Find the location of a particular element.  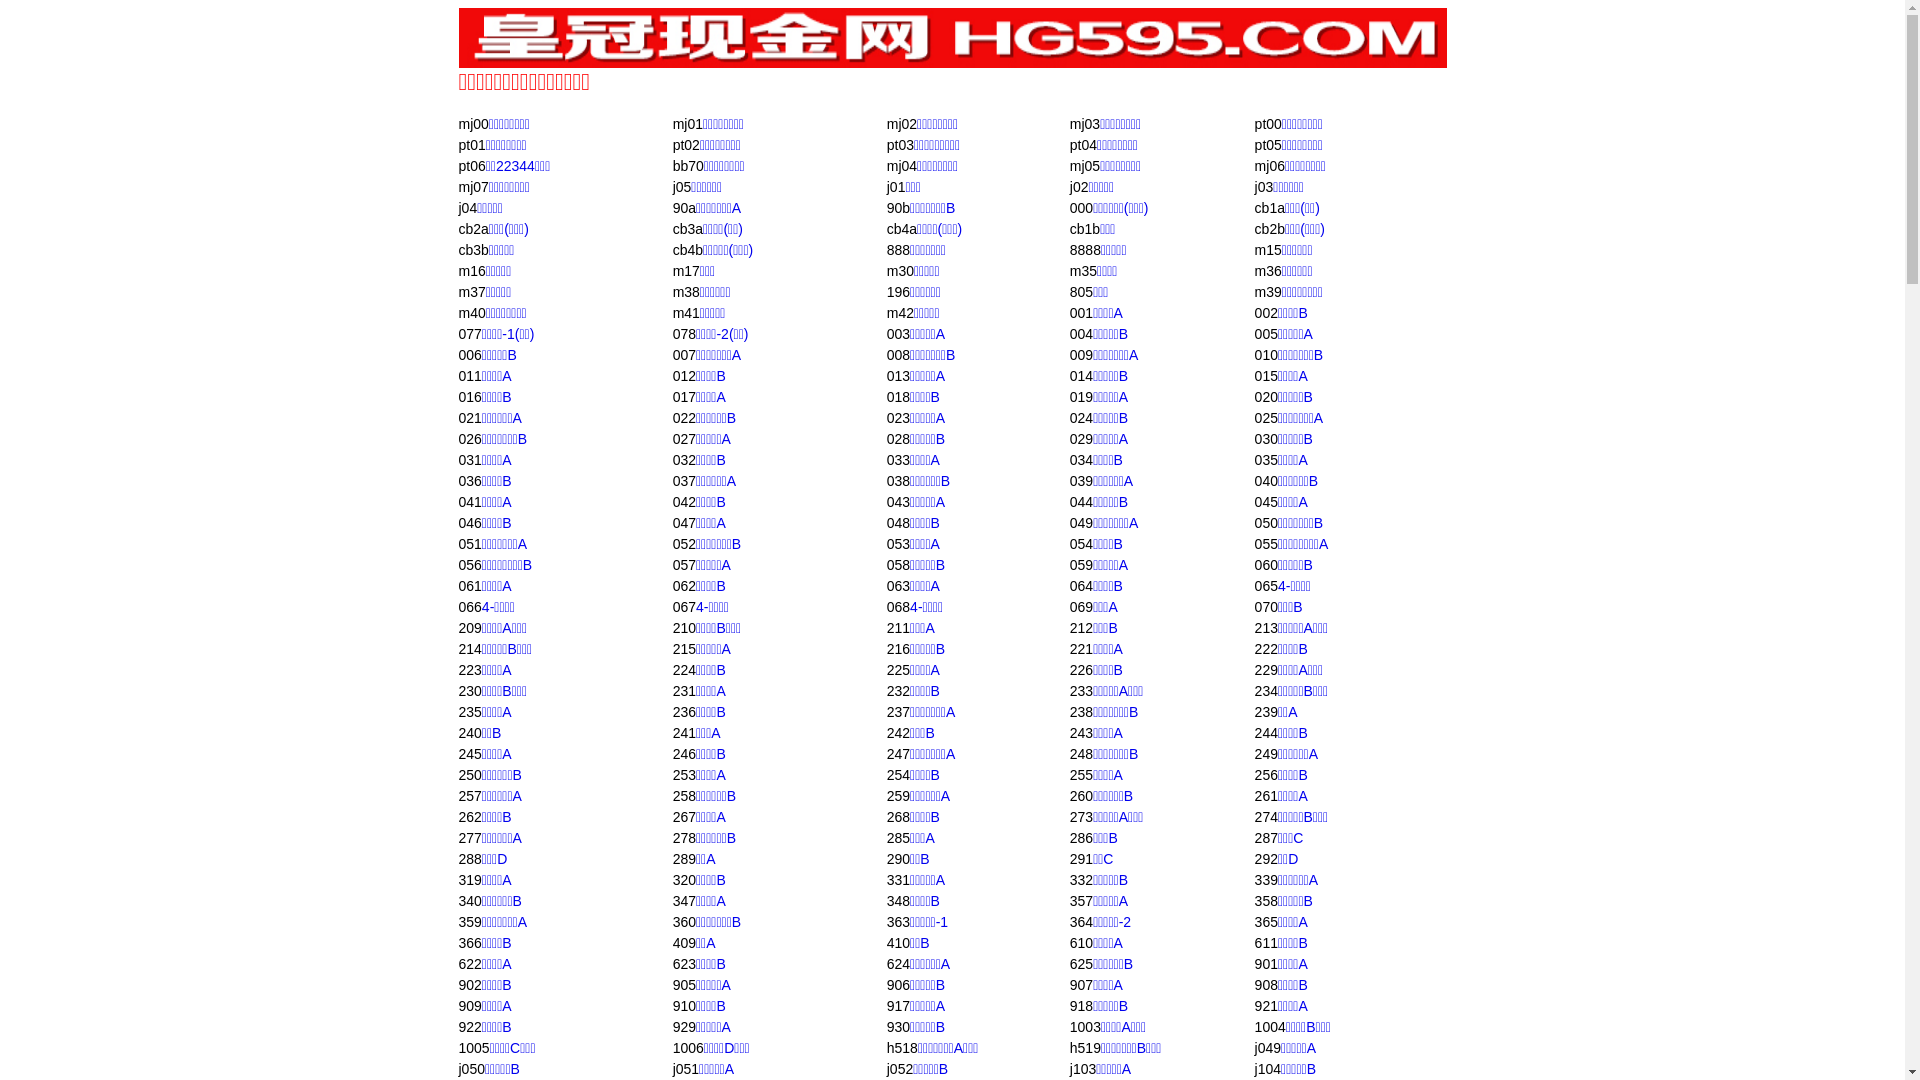

'j052' is located at coordinates (899, 1067).